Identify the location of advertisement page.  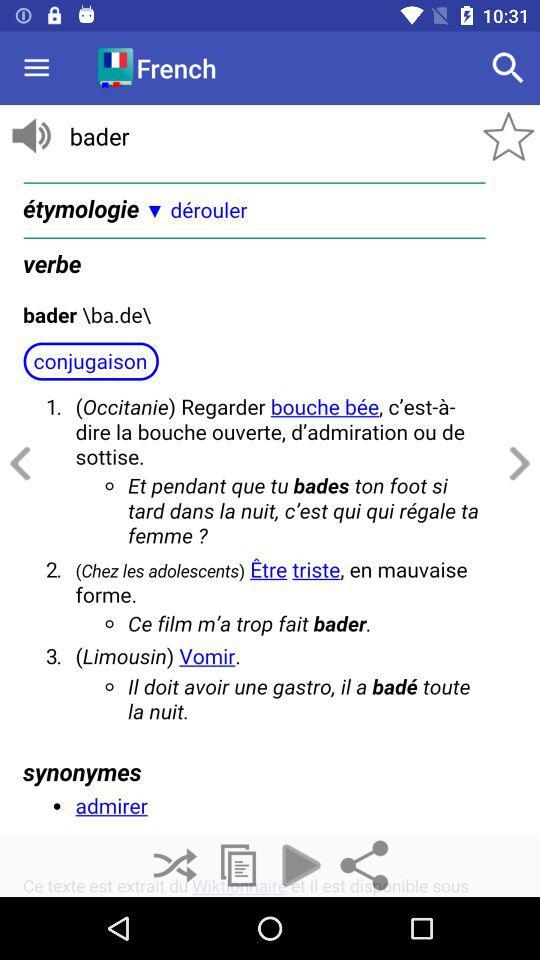
(270, 531).